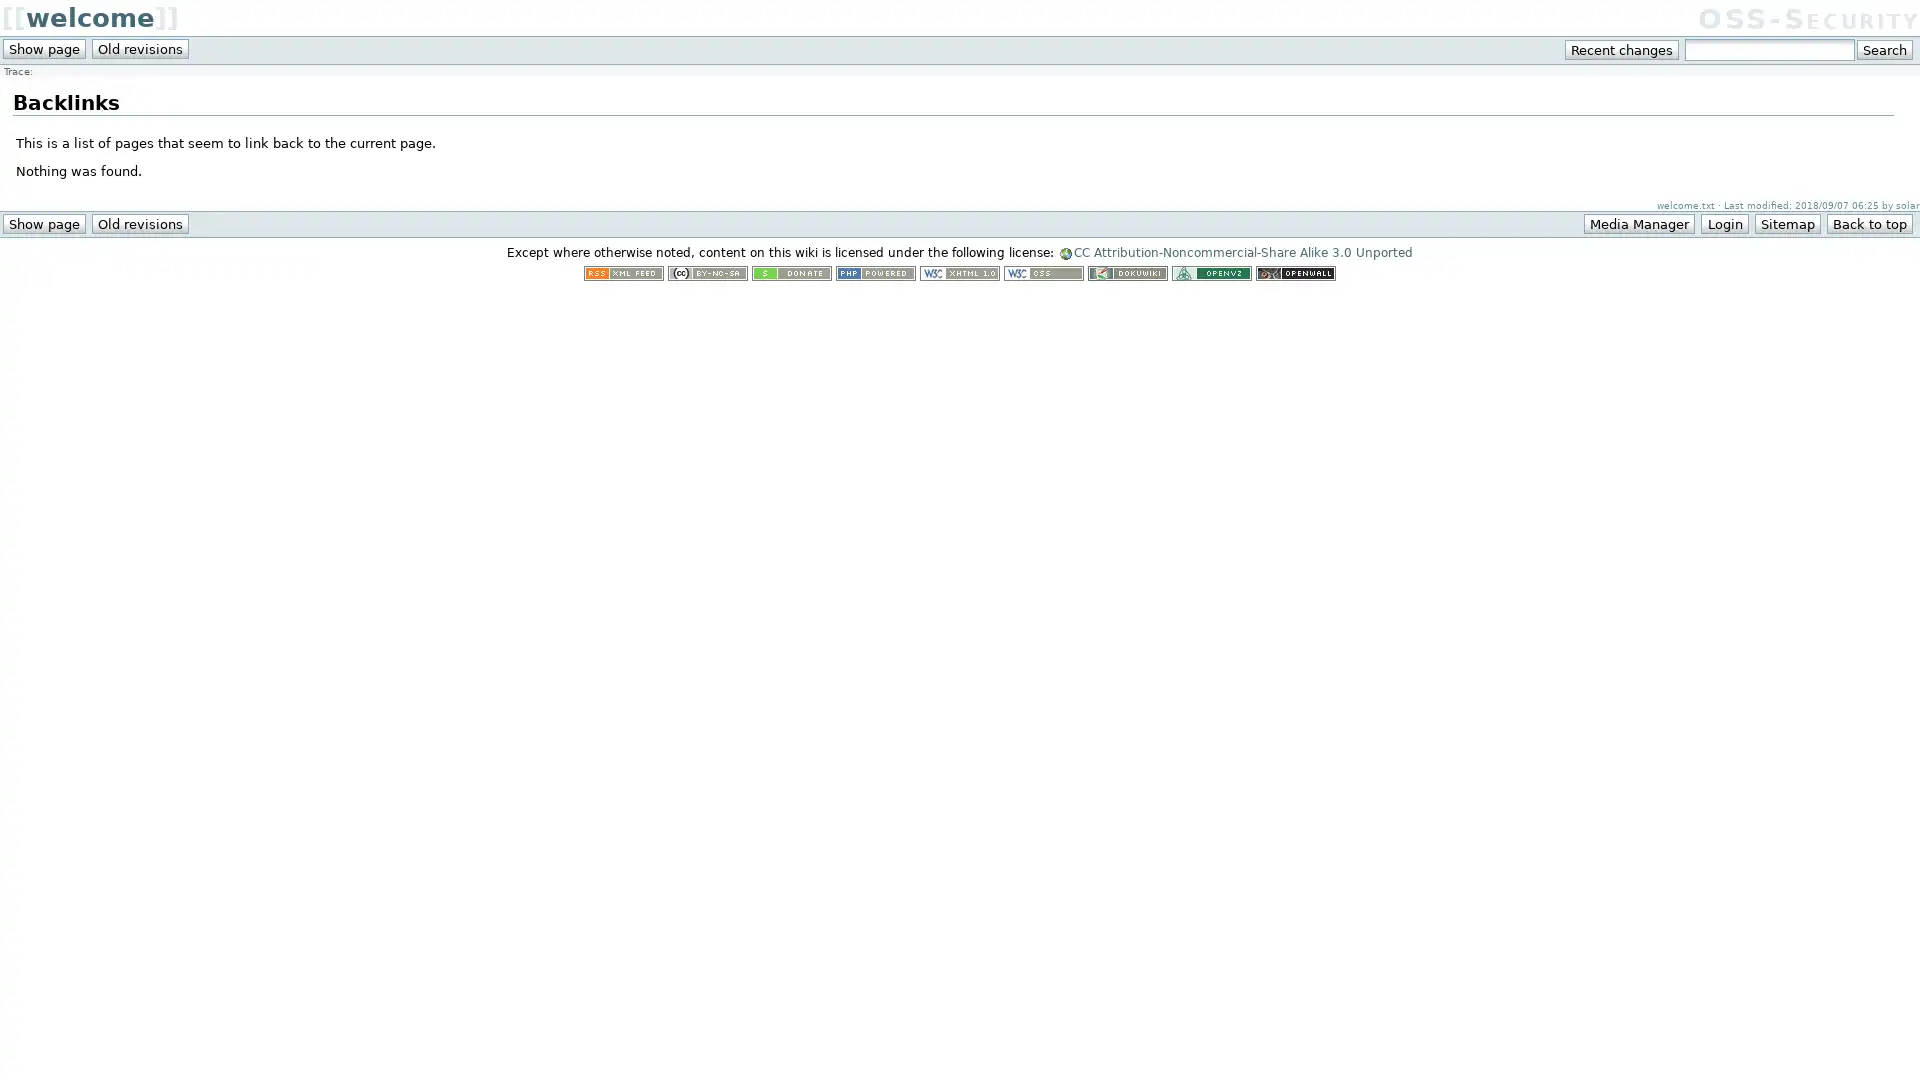  Describe the element at coordinates (1786, 223) in the screenshot. I see `Sitemap` at that location.